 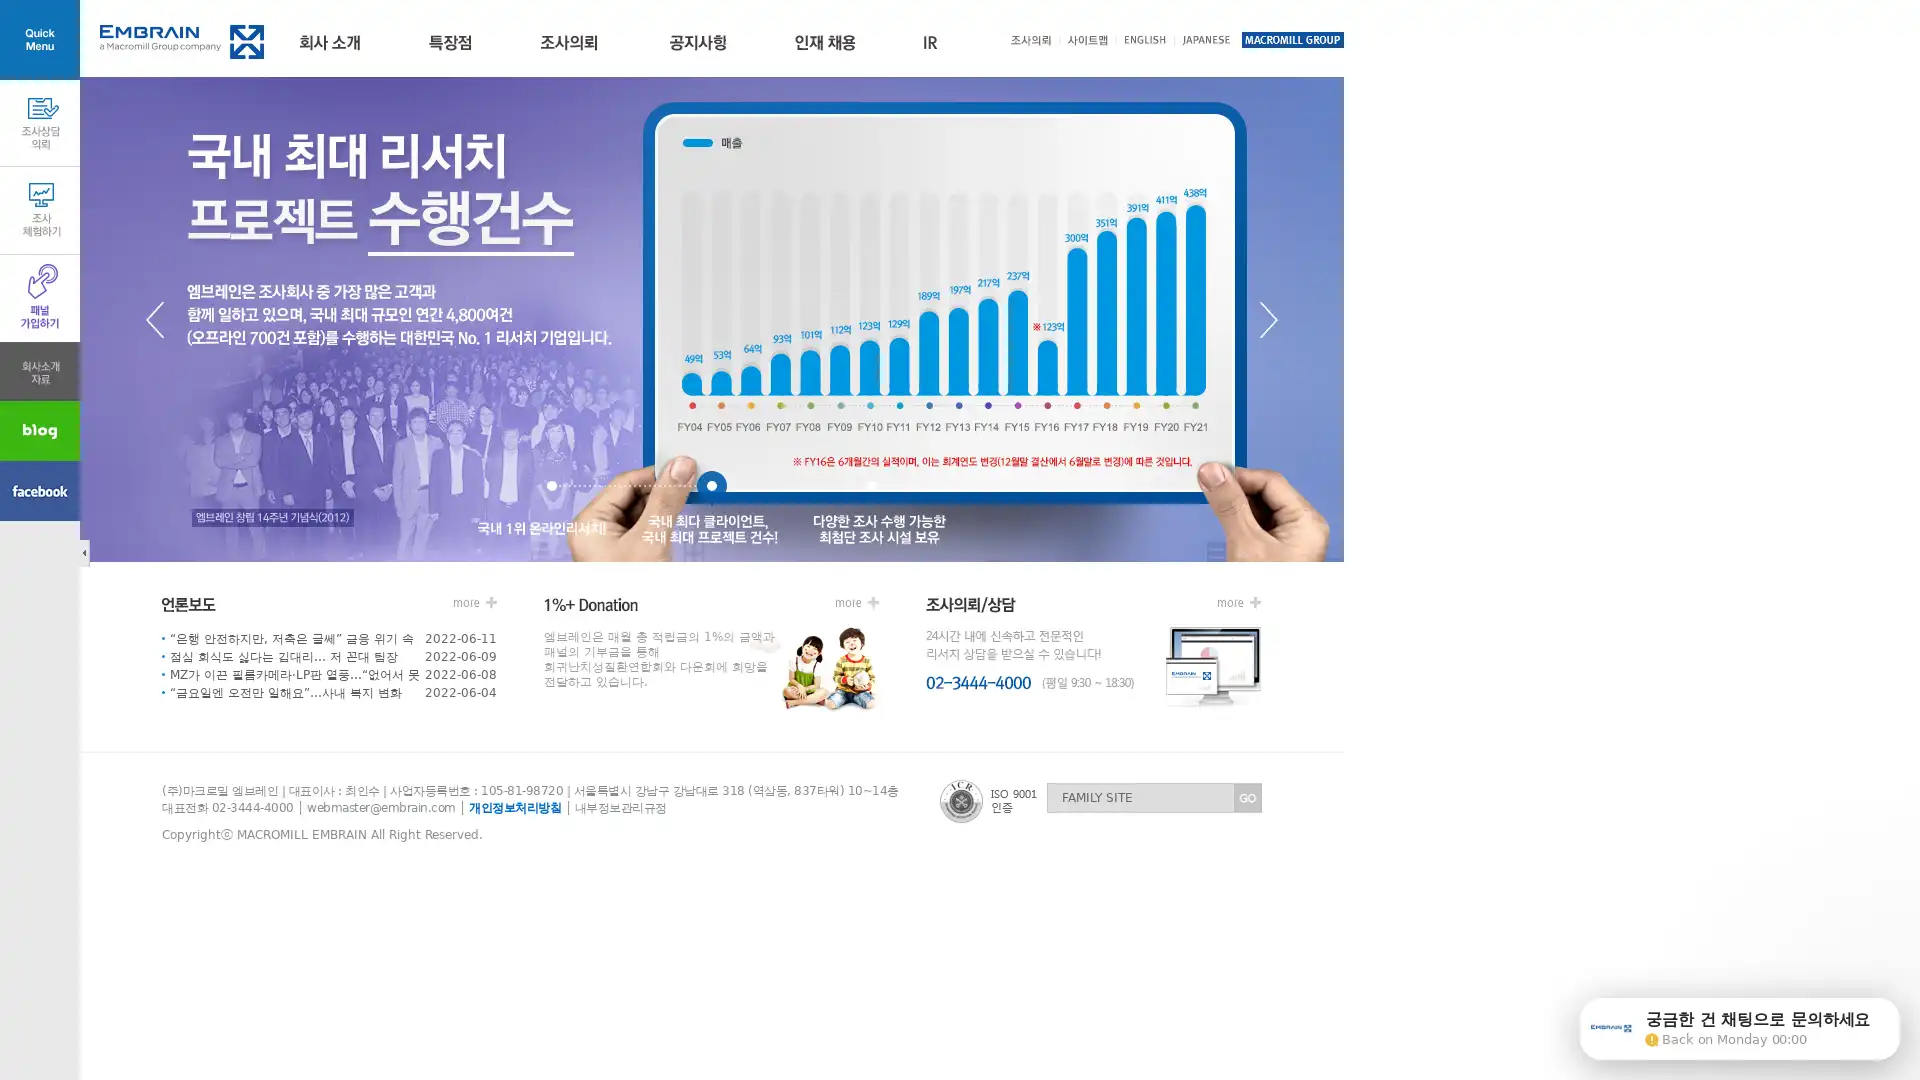 I want to click on Previous, so click(x=153, y=318).